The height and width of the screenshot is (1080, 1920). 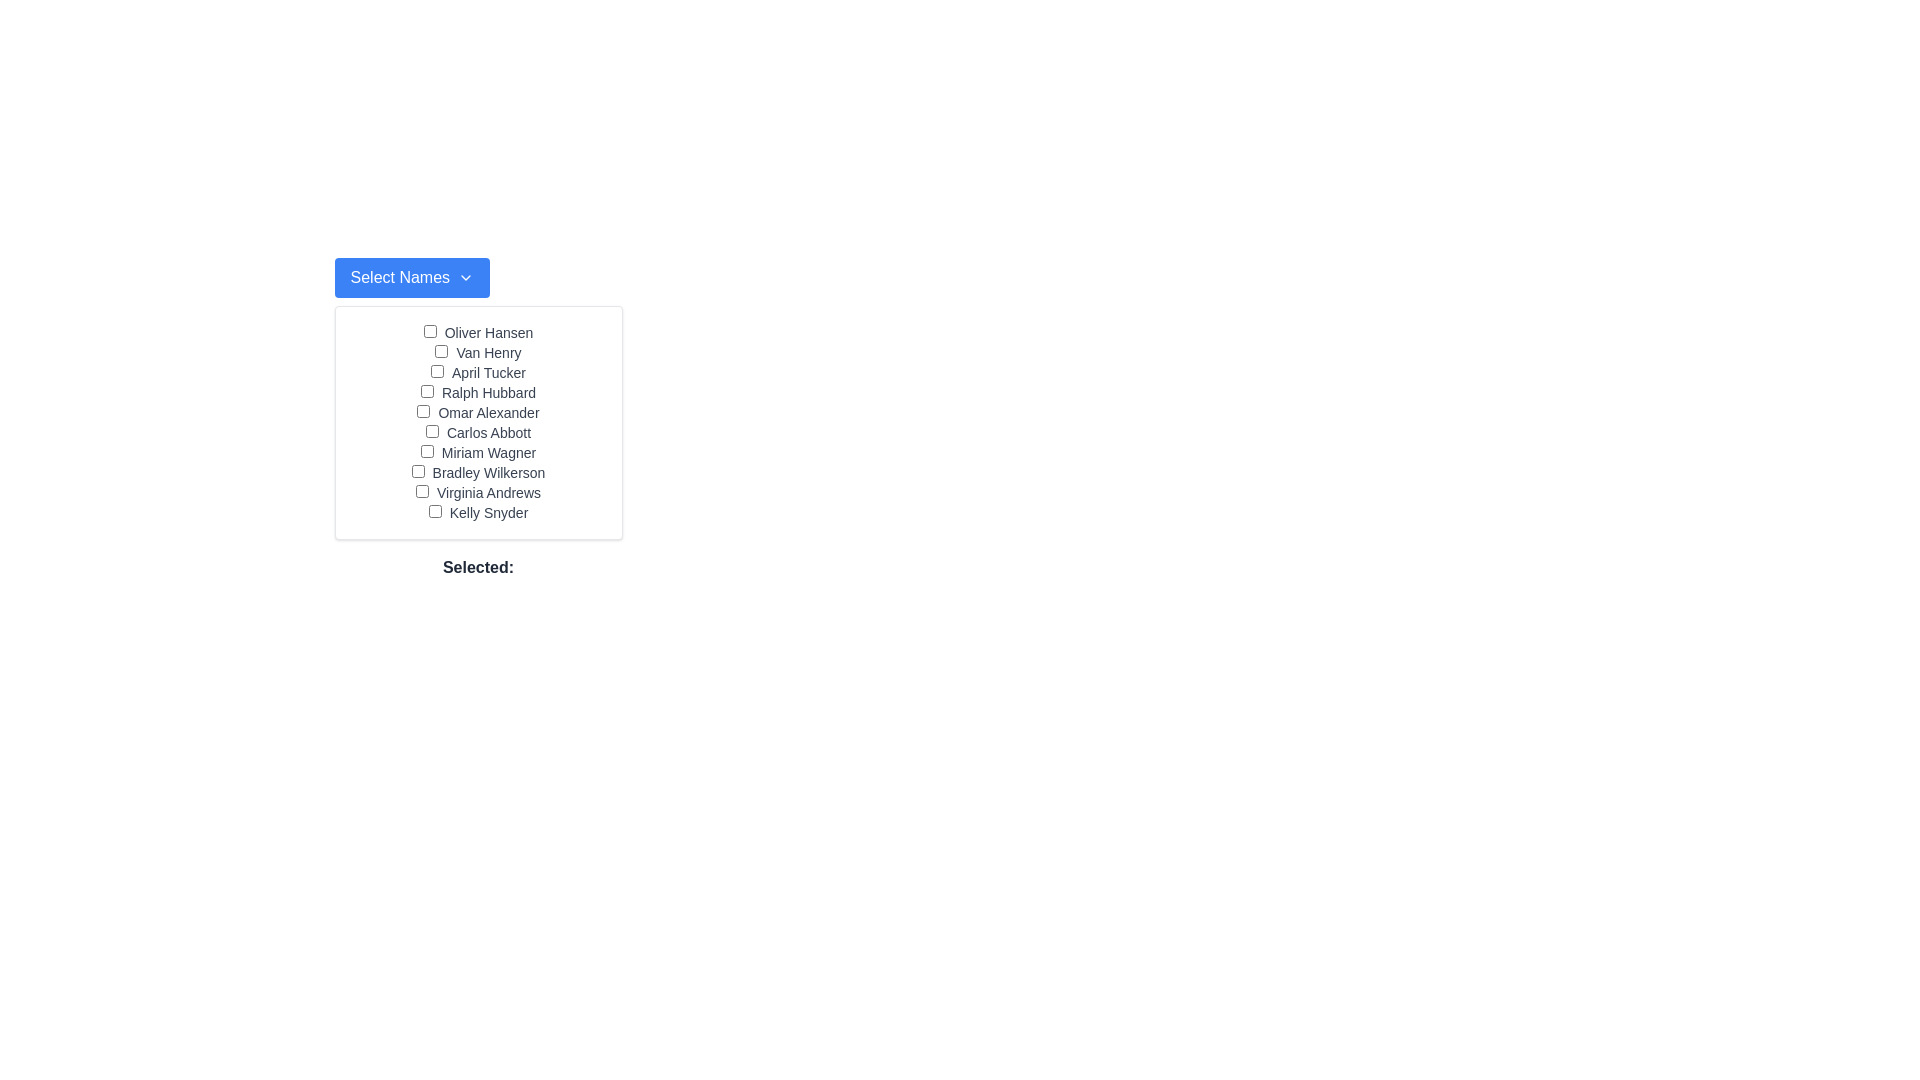 What do you see at coordinates (426, 451) in the screenshot?
I see `the checkbox located next to the text 'Miriam Wagner'` at bounding box center [426, 451].